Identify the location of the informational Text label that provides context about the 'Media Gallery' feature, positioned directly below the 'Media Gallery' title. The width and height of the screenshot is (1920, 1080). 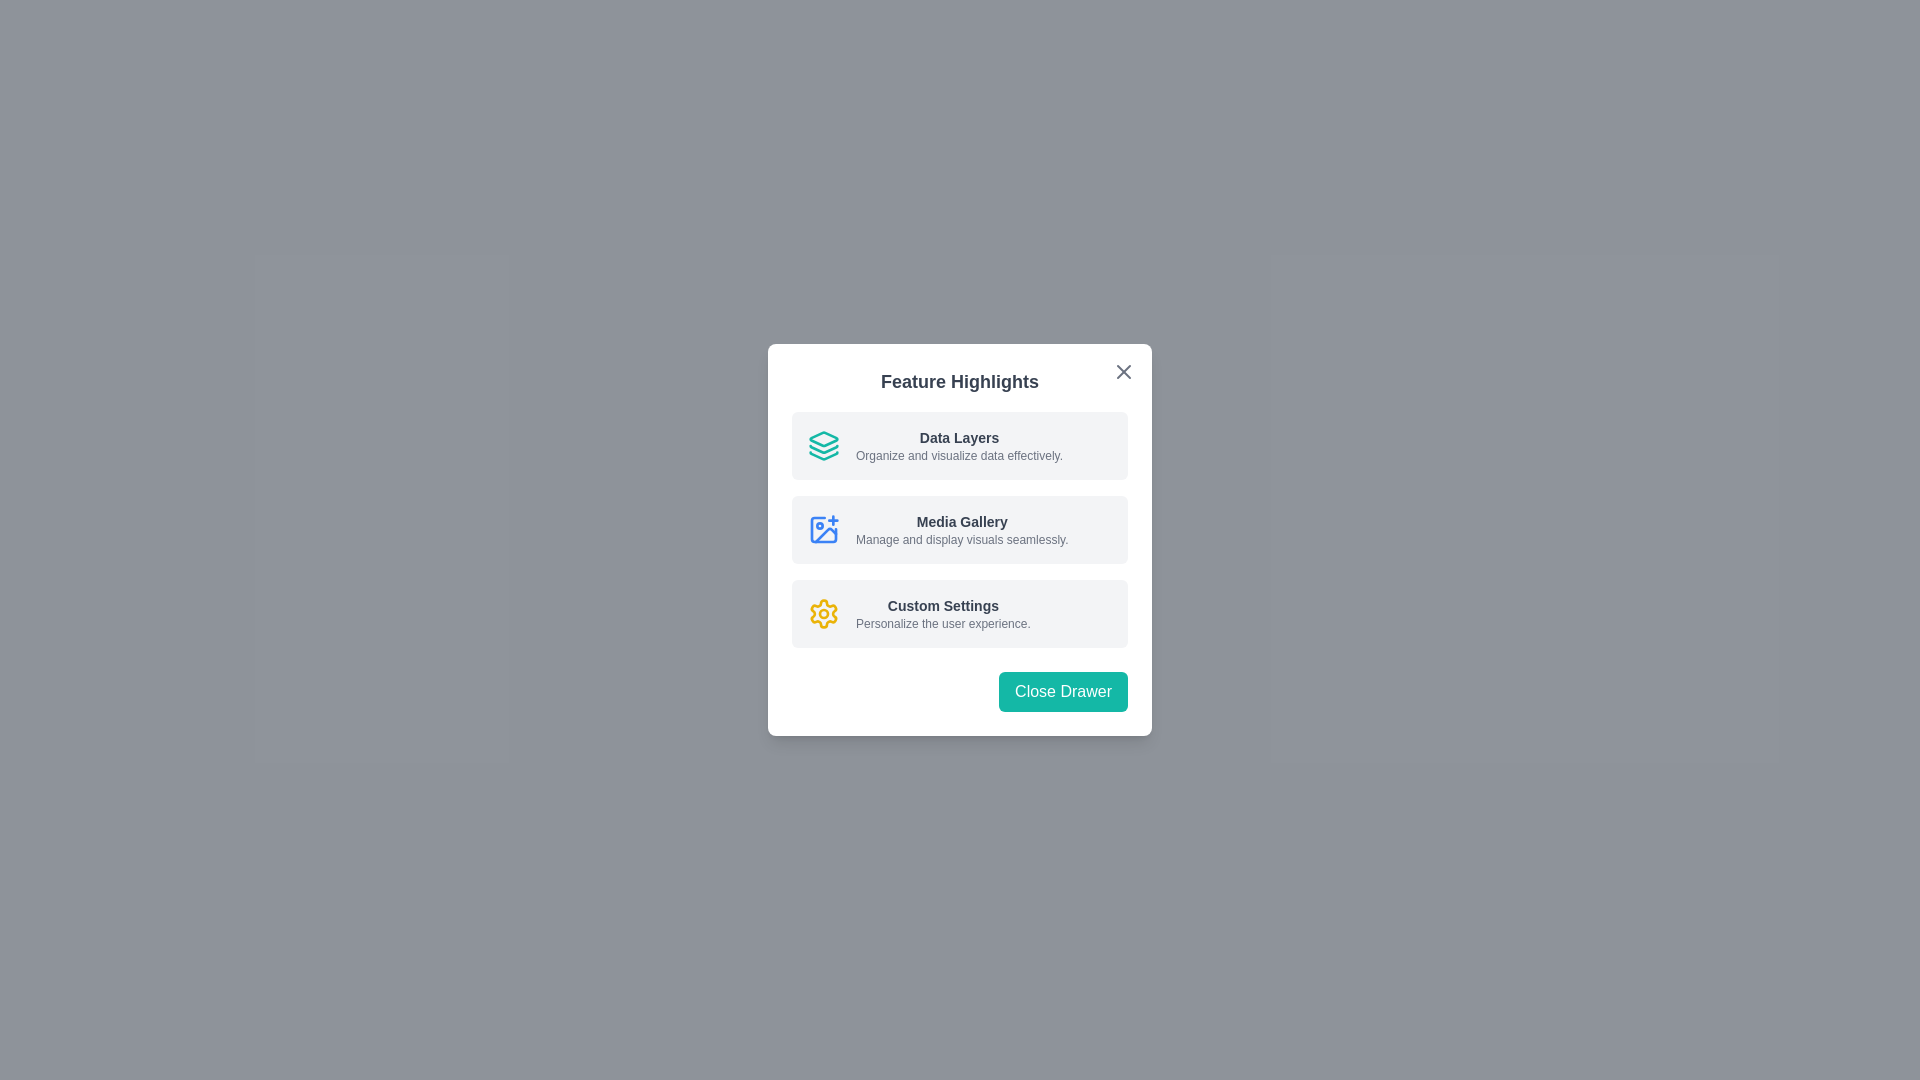
(962, 540).